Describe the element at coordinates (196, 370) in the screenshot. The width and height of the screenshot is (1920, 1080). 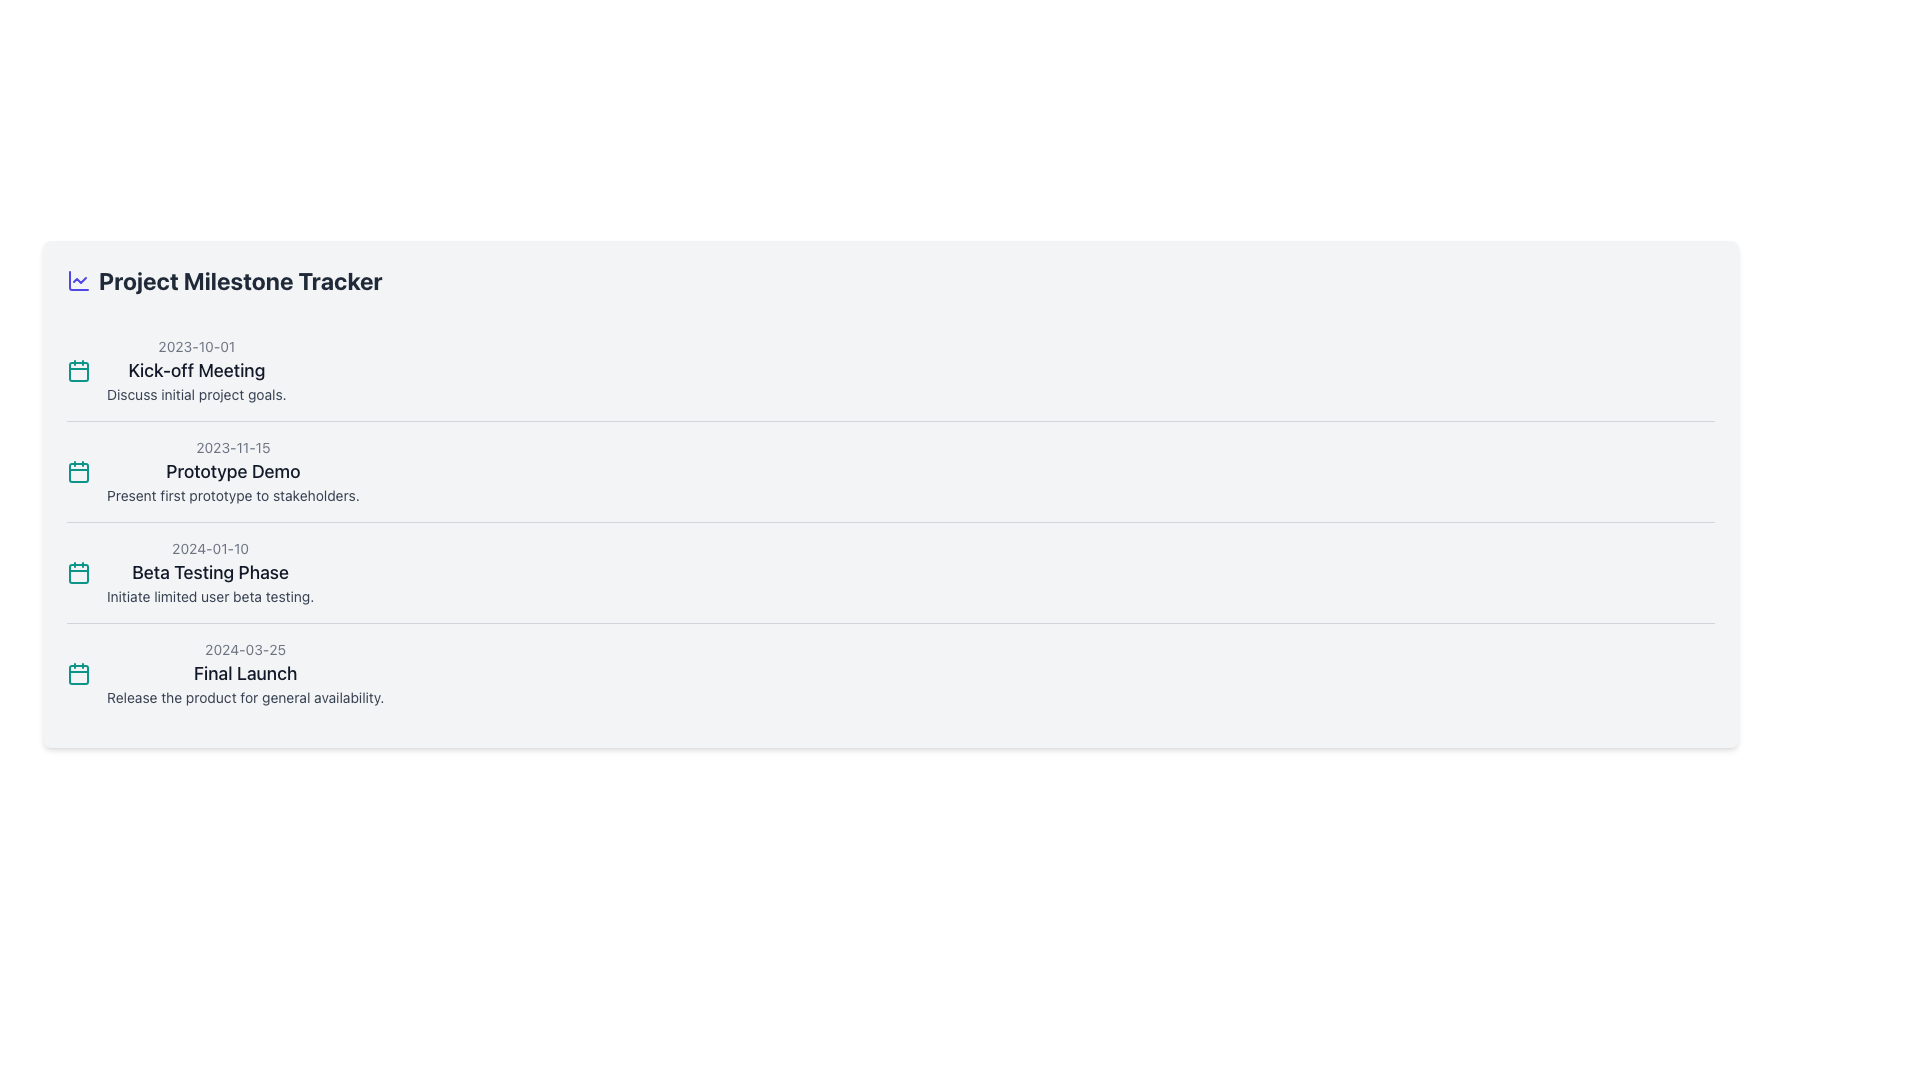
I see `text content of the textual block that contains the date '2023-10-01', the title 'Kick-off Meeting', and the description 'Discuss initial project goals.'` at that location.